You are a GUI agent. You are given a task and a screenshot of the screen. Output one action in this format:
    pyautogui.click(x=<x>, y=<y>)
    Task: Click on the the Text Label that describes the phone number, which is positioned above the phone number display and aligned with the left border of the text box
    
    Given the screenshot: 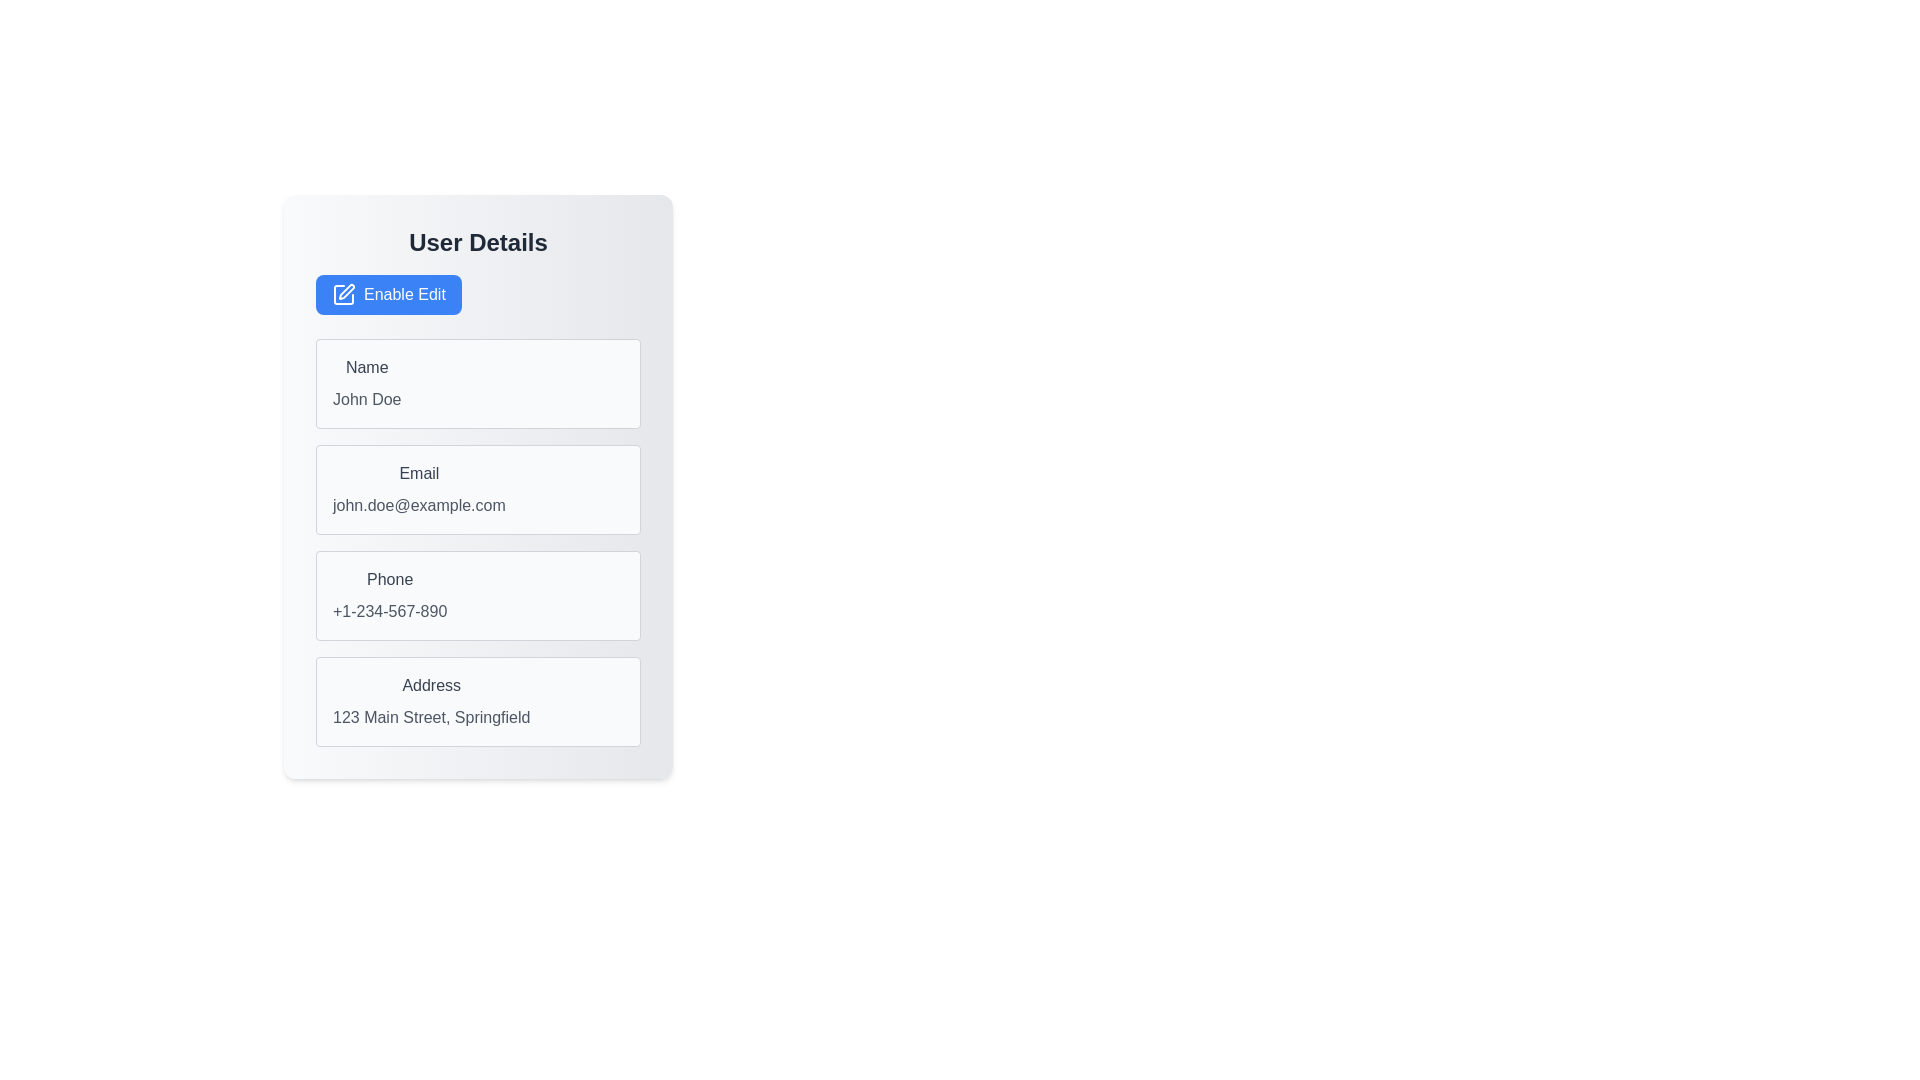 What is the action you would take?
    pyautogui.click(x=390, y=579)
    